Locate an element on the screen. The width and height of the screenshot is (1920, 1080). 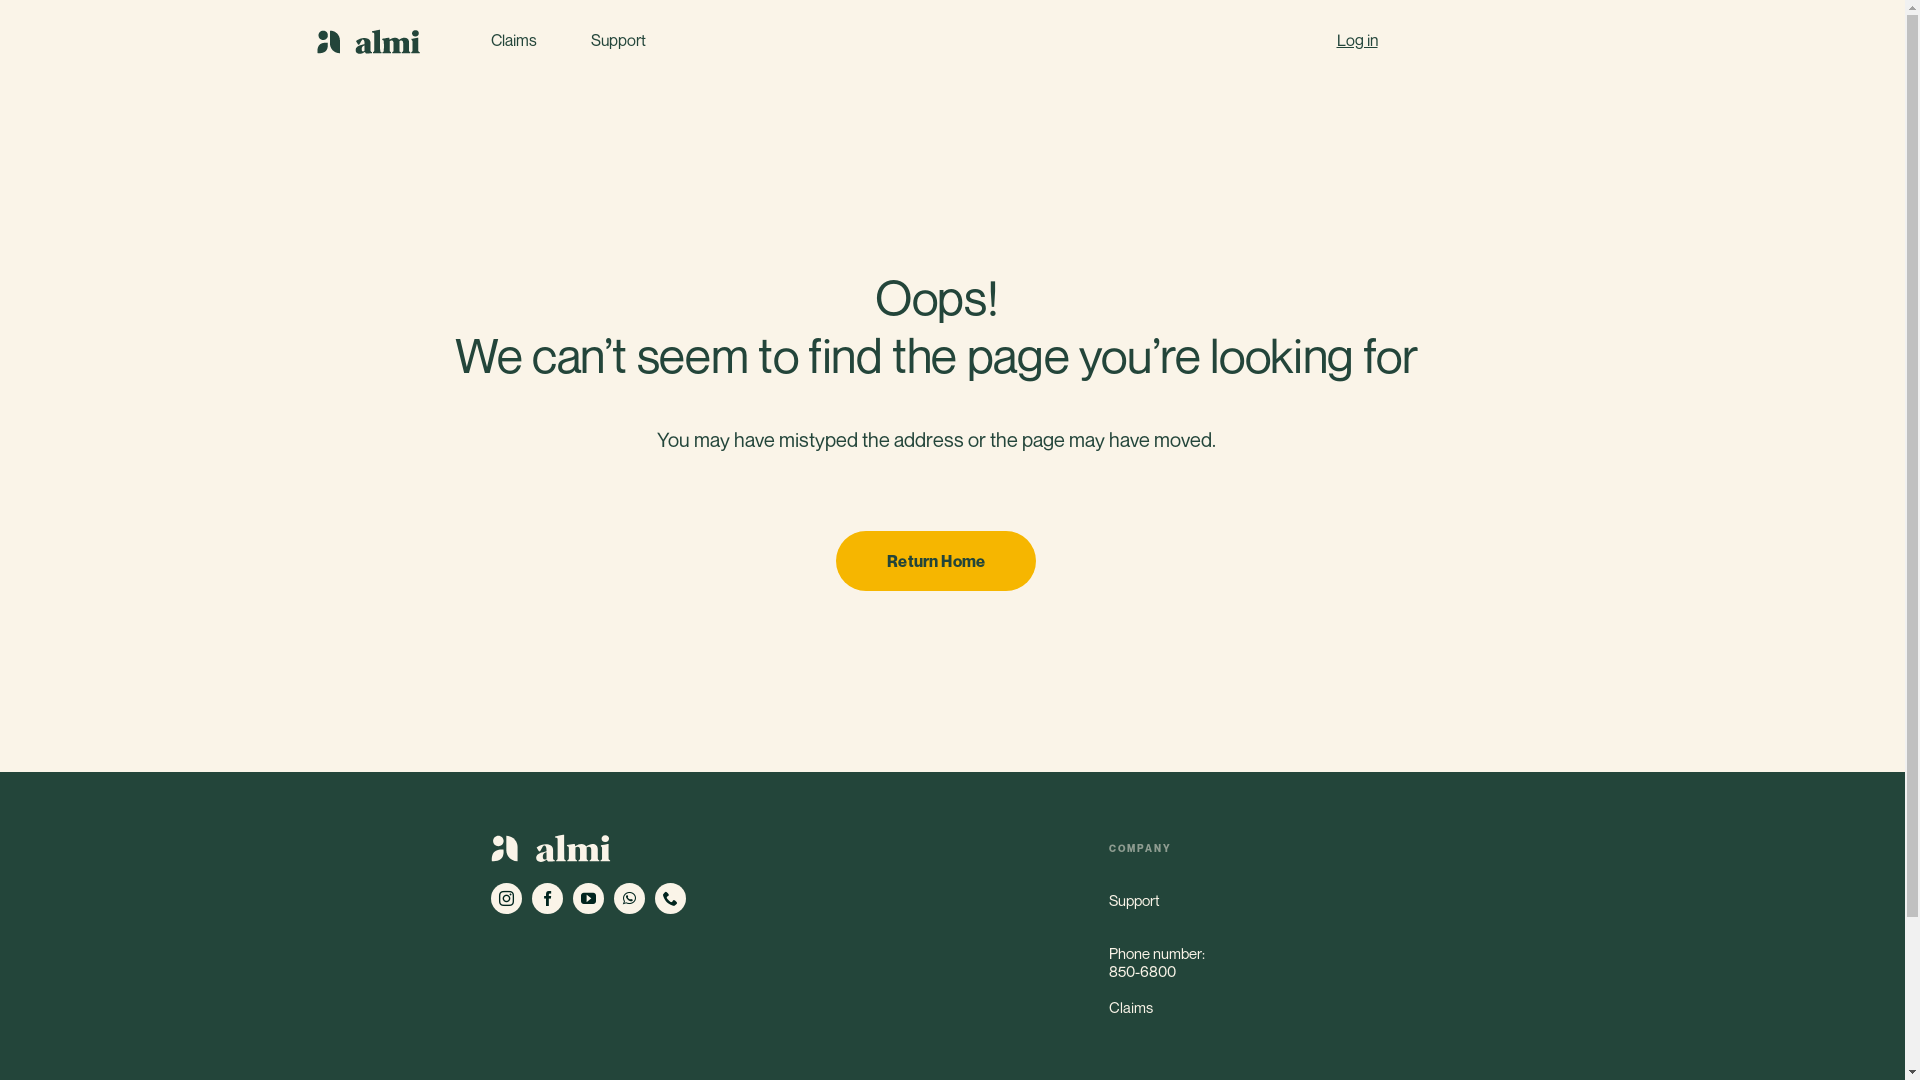
'Log in' is located at coordinates (1335, 39).